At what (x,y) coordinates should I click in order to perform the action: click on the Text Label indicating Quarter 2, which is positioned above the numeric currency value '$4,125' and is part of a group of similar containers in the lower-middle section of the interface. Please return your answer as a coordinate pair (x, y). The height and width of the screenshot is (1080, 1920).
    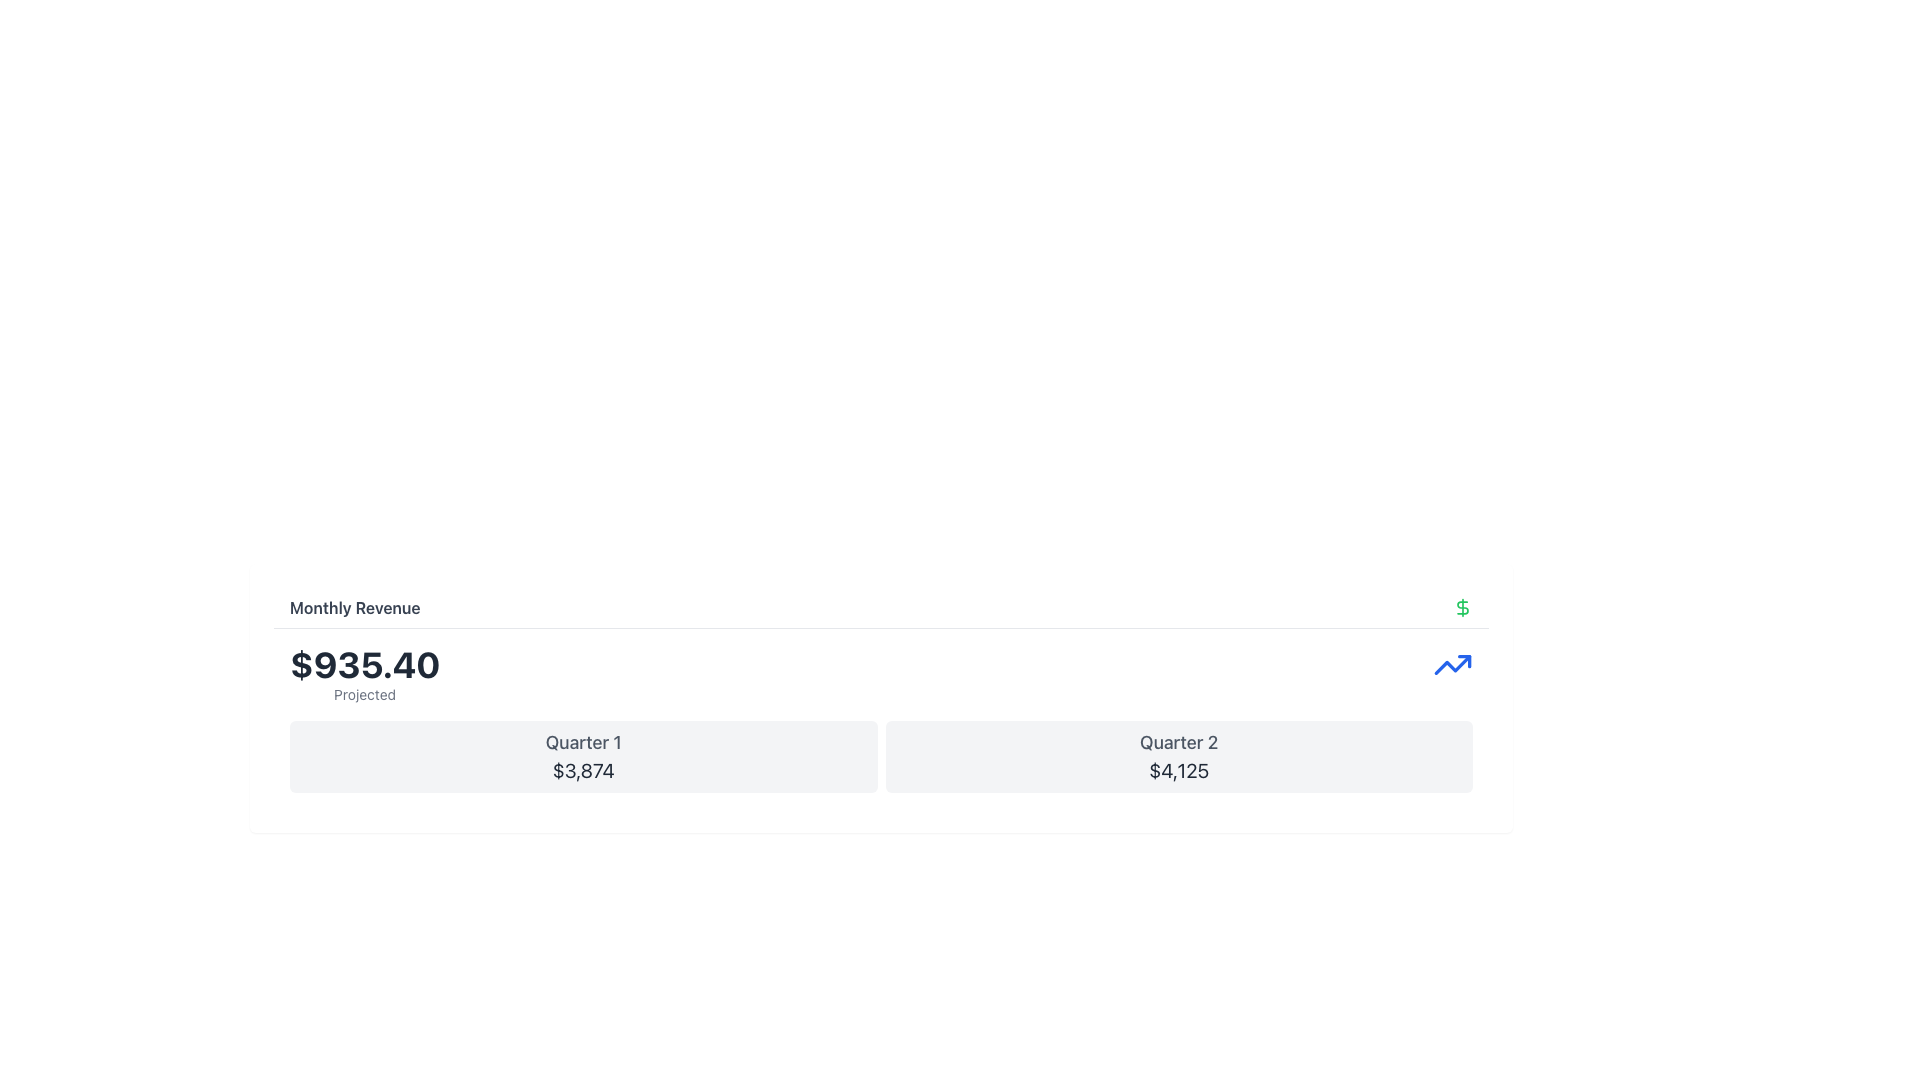
    Looking at the image, I should click on (1179, 743).